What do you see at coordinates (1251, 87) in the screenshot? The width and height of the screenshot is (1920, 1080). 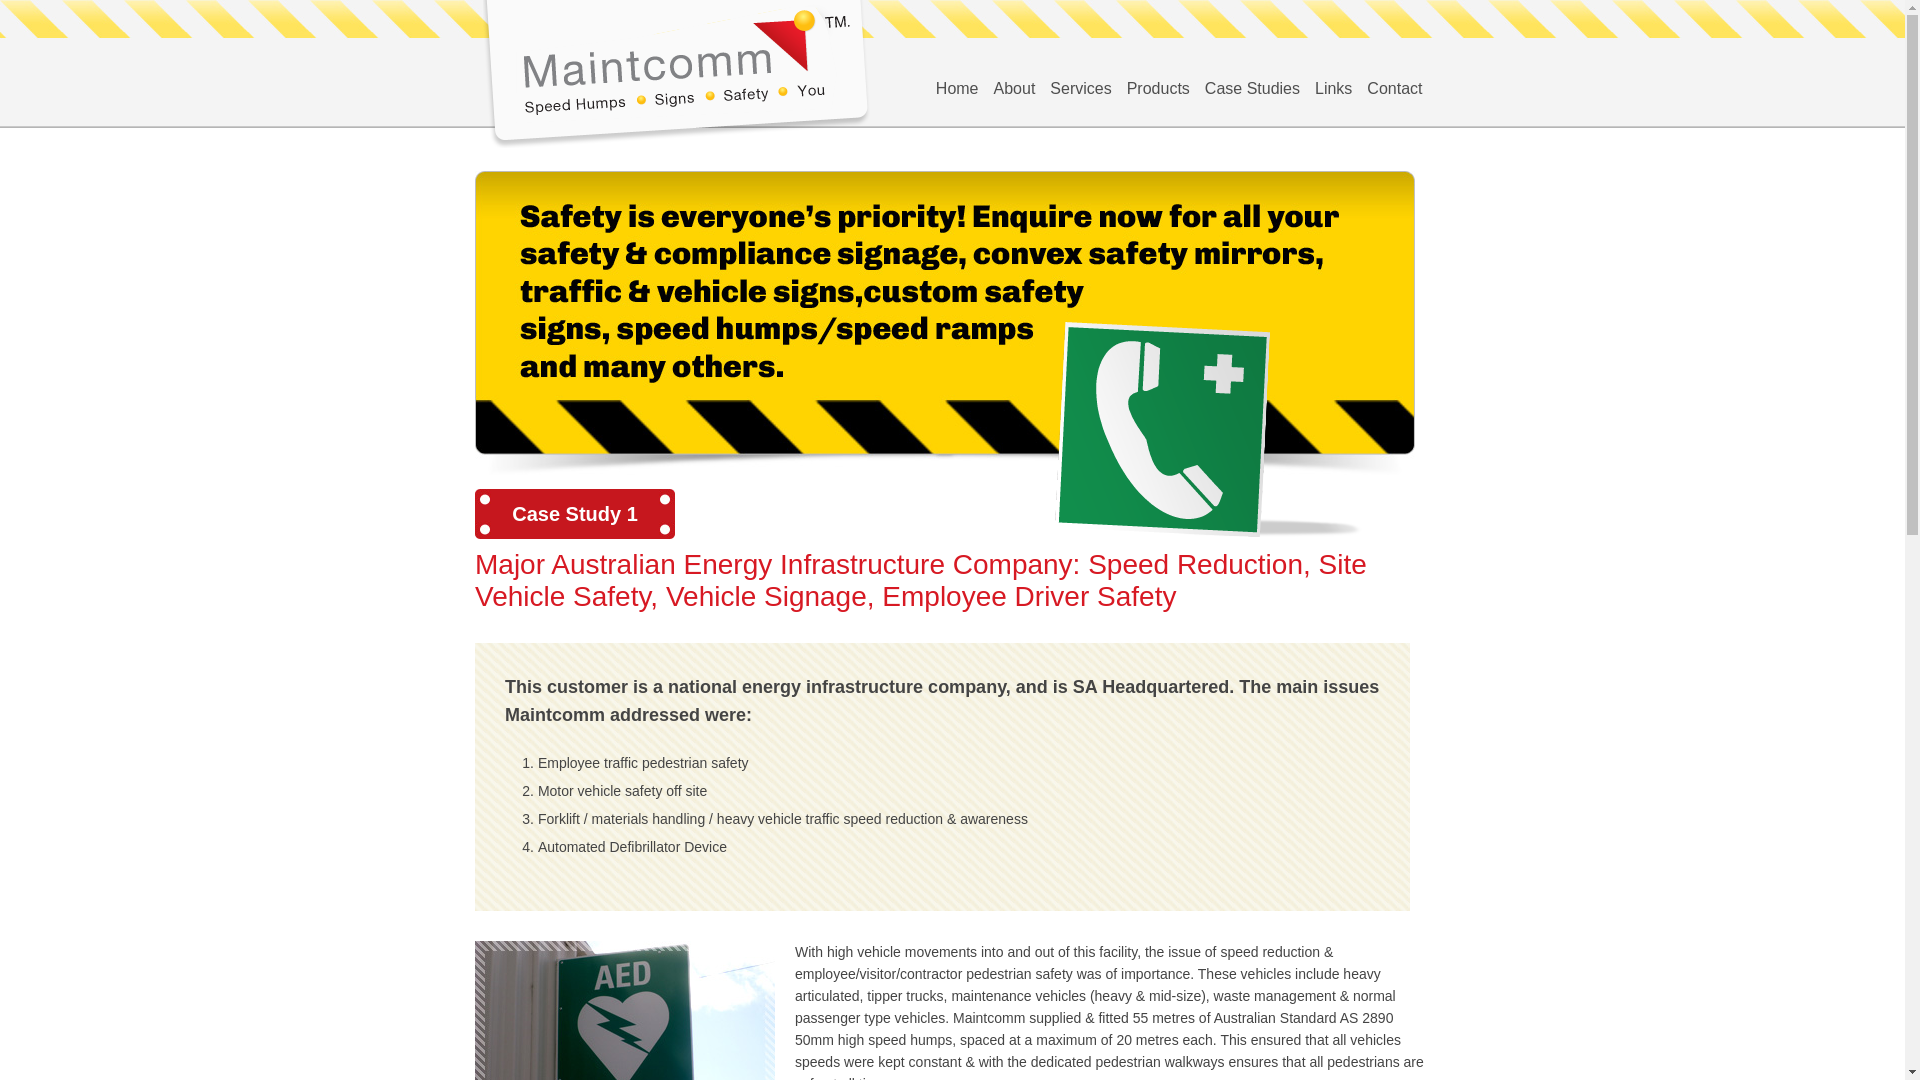 I see `'Case Studies'` at bounding box center [1251, 87].